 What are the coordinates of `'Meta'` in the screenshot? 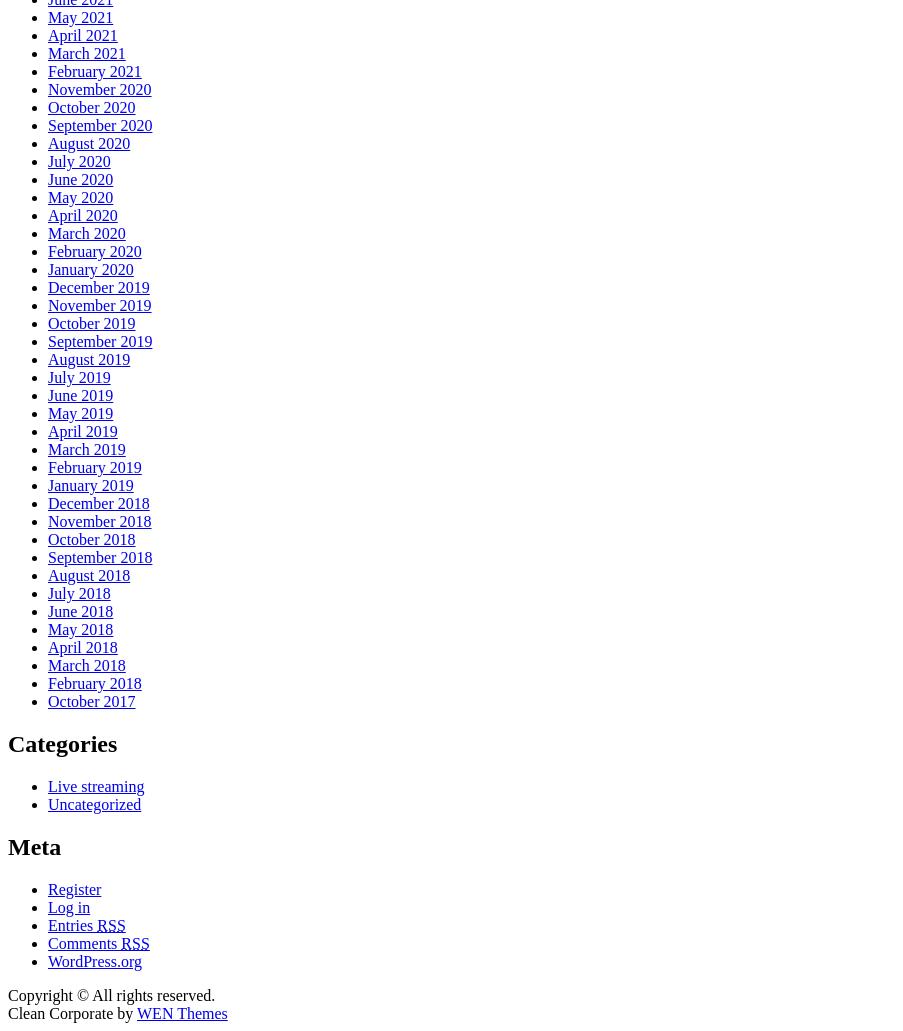 It's located at (33, 846).